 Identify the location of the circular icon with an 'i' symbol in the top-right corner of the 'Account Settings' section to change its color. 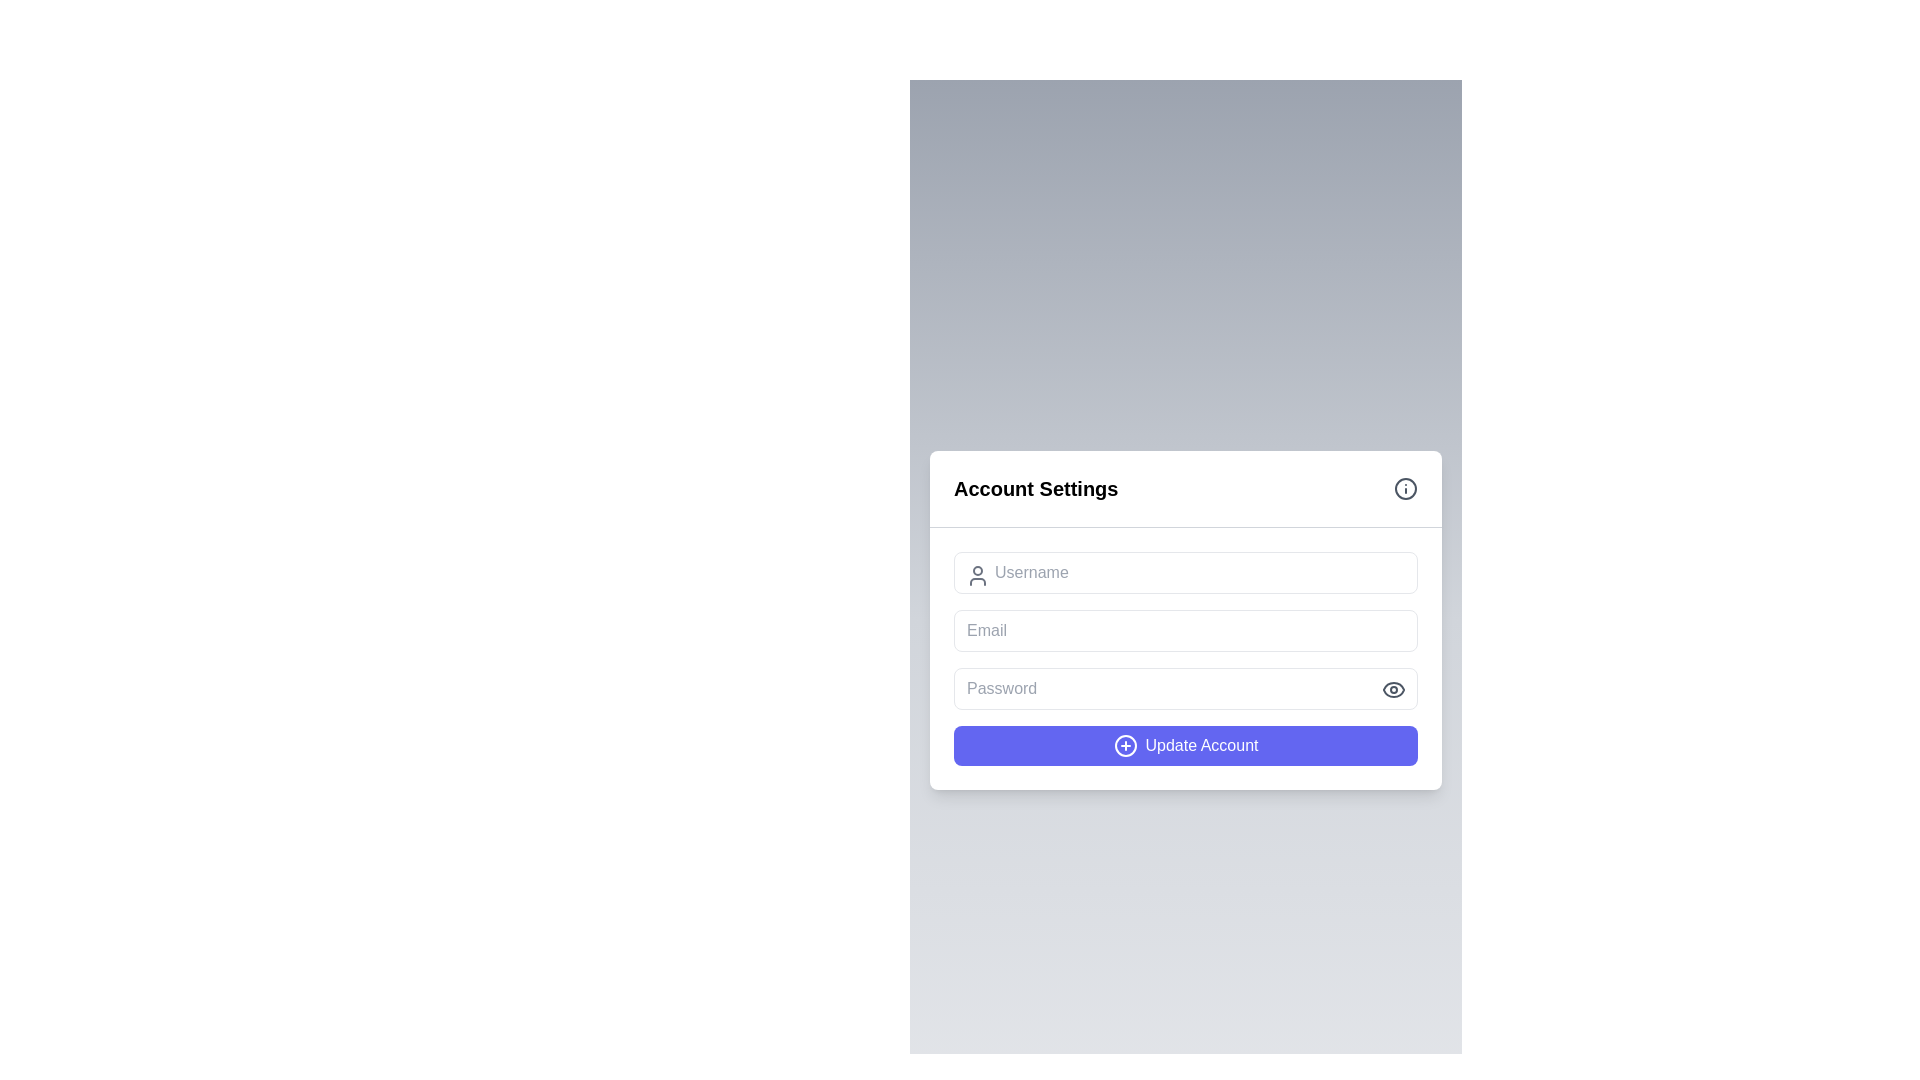
(1405, 488).